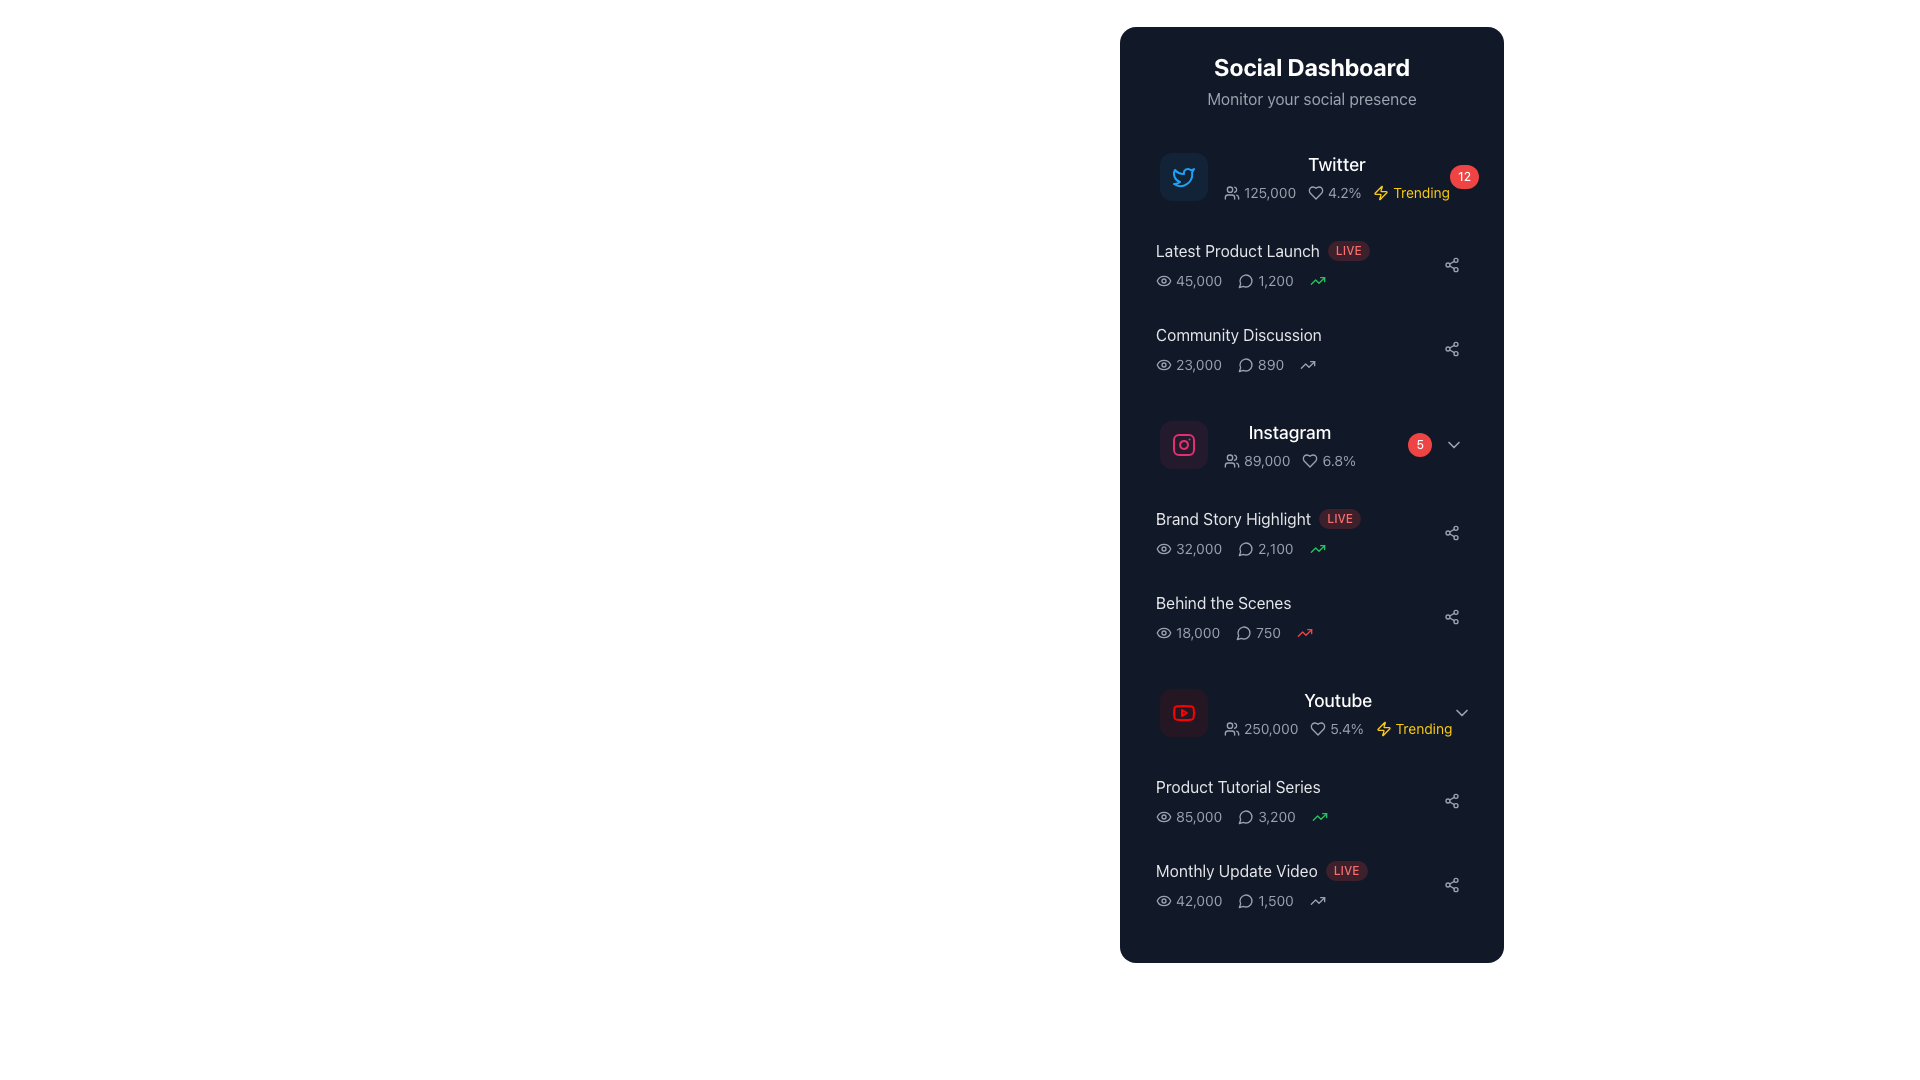 The image size is (1920, 1080). Describe the element at coordinates (1311, 264) in the screenshot. I see `the Information card displaying social media topic details including its label and status (LIVE) located` at that location.